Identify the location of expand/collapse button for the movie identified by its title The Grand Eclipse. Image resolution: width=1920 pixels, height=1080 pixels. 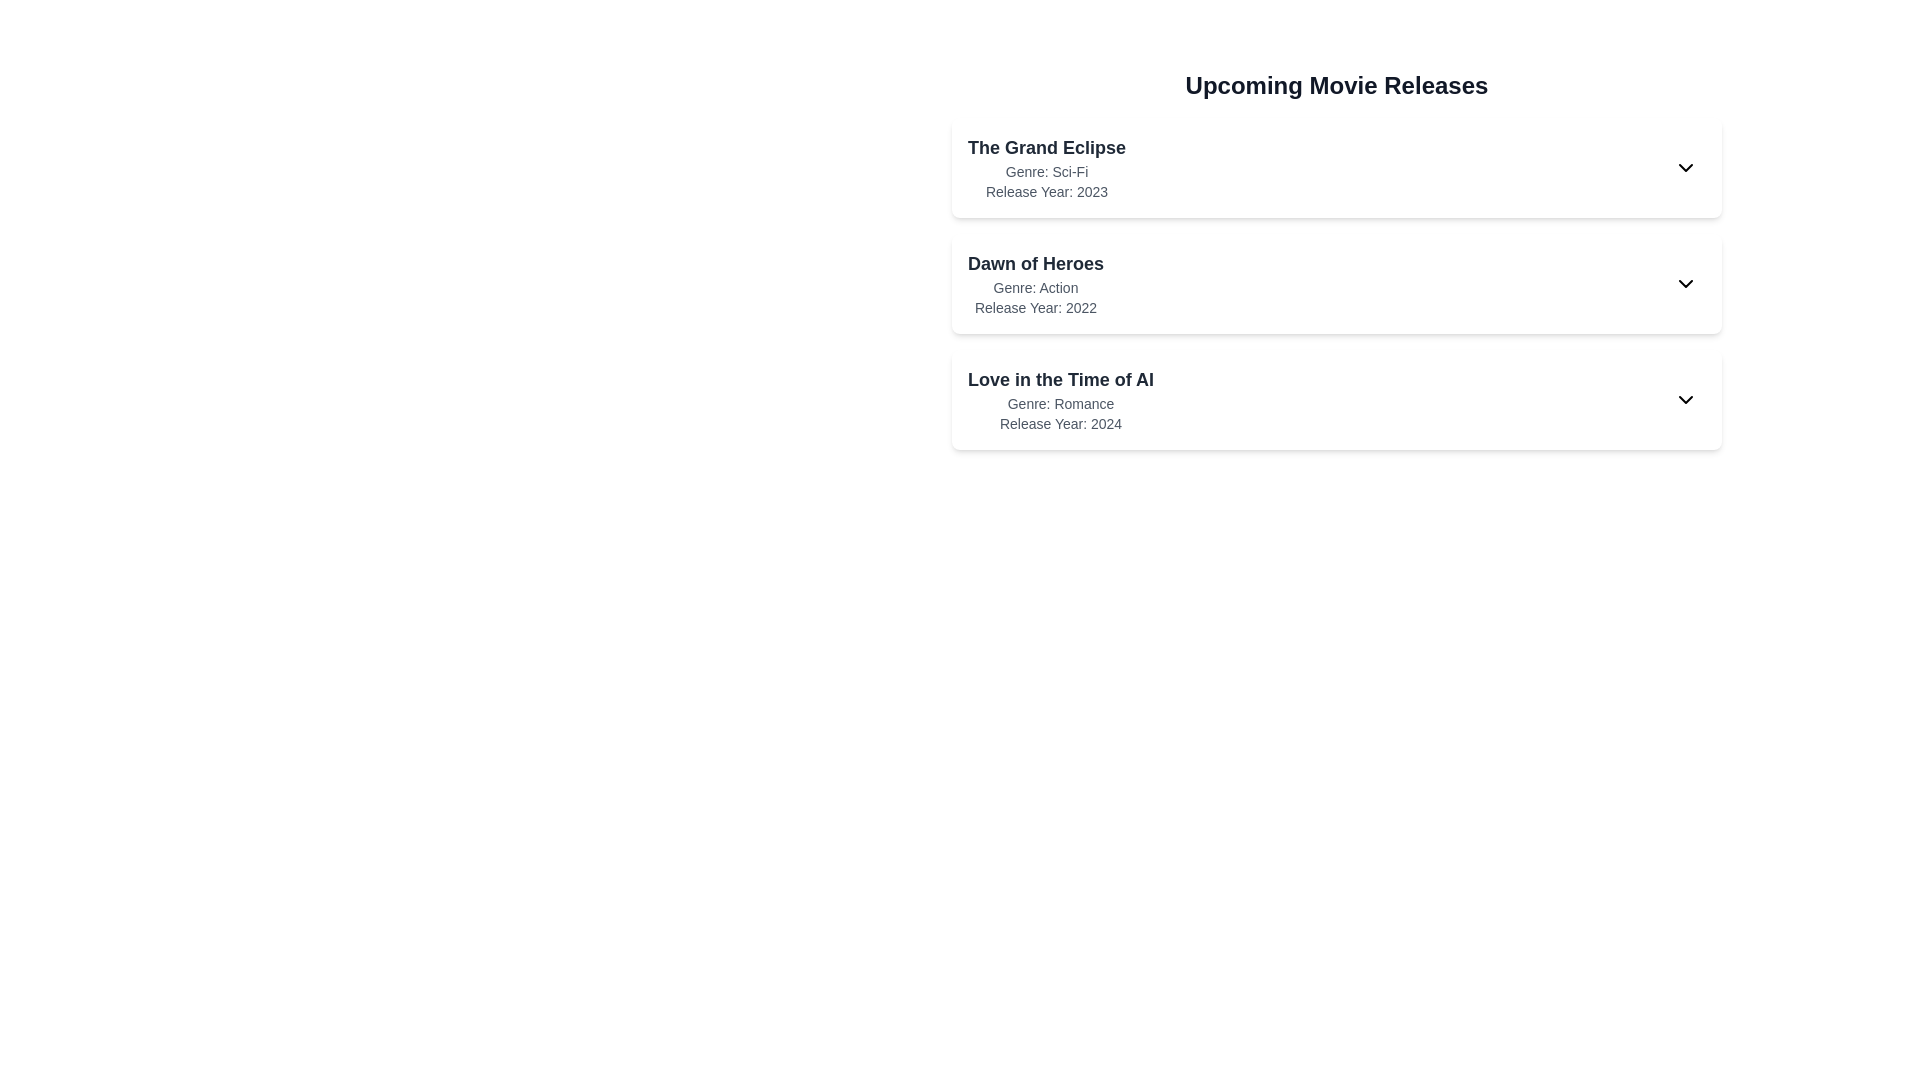
(1684, 167).